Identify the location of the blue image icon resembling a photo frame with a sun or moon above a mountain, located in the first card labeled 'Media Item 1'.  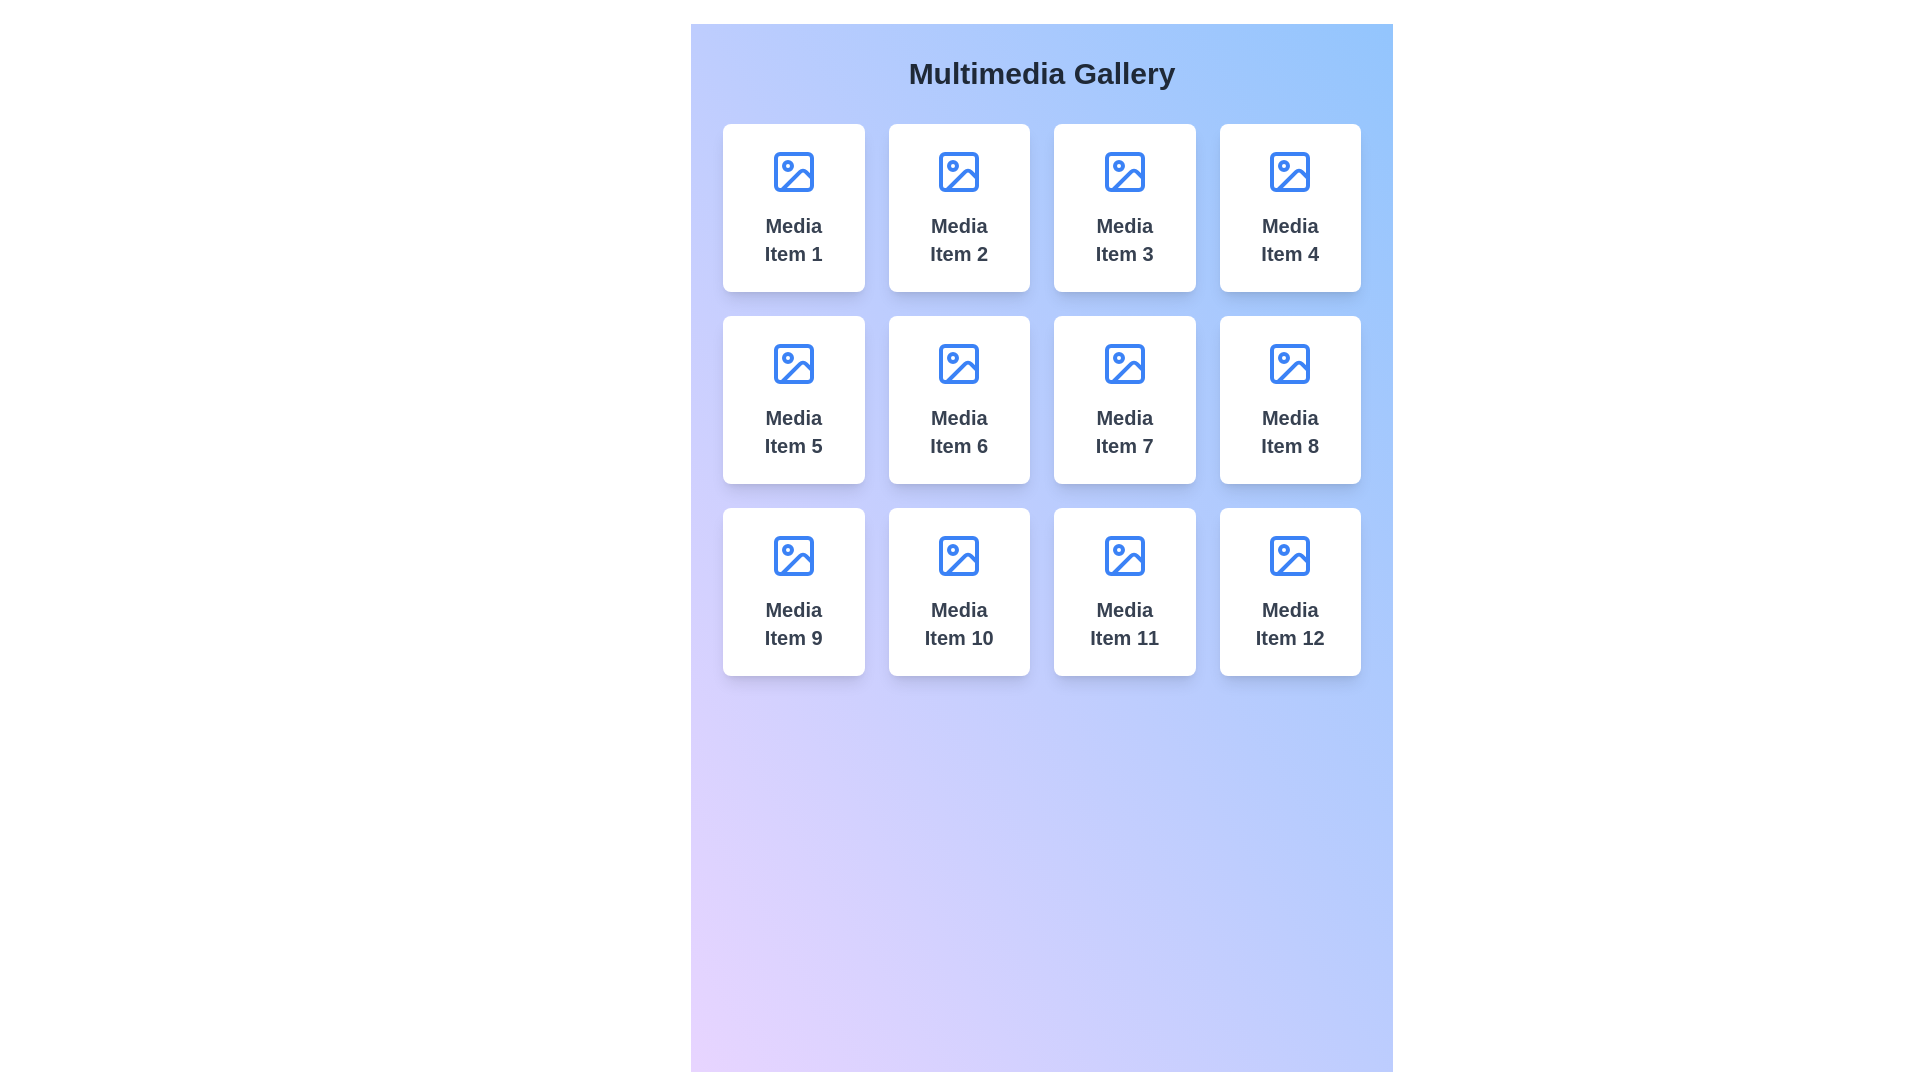
(792, 171).